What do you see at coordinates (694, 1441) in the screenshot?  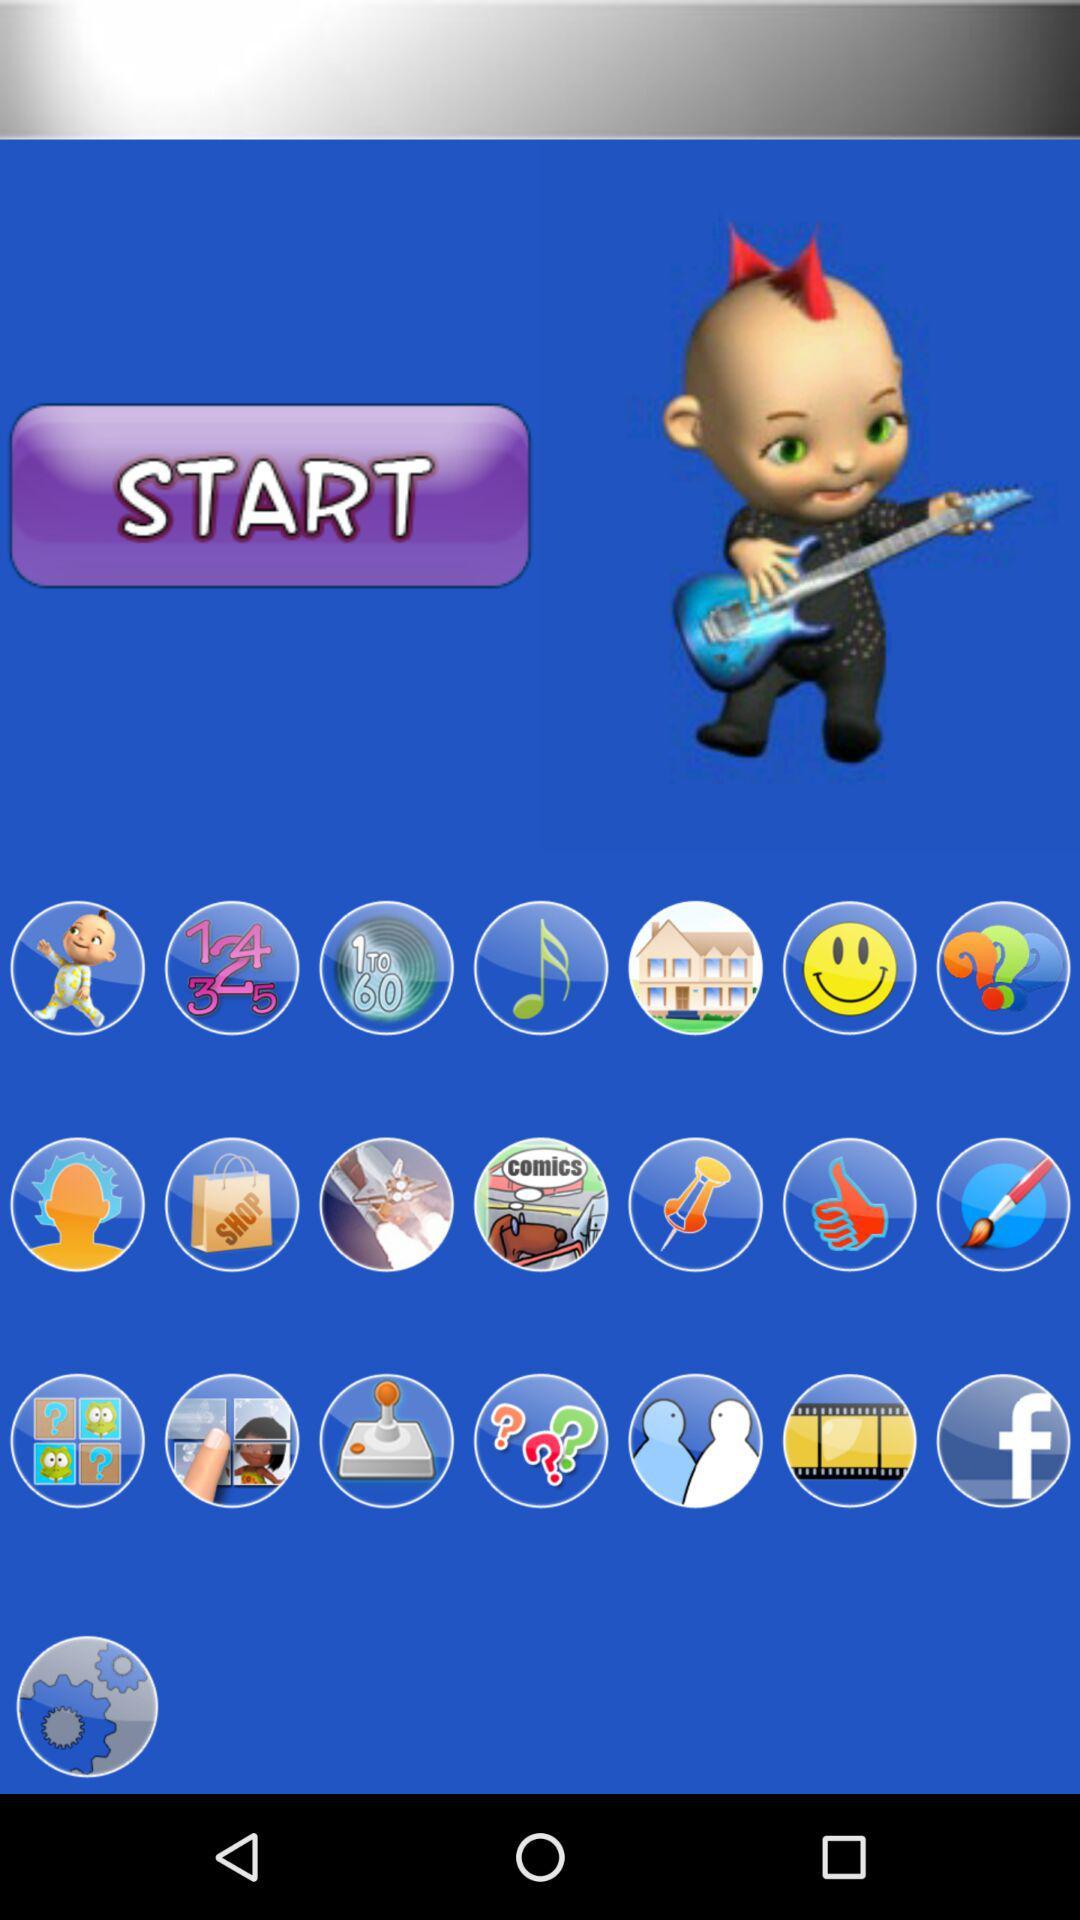 I see `interaction option` at bounding box center [694, 1441].